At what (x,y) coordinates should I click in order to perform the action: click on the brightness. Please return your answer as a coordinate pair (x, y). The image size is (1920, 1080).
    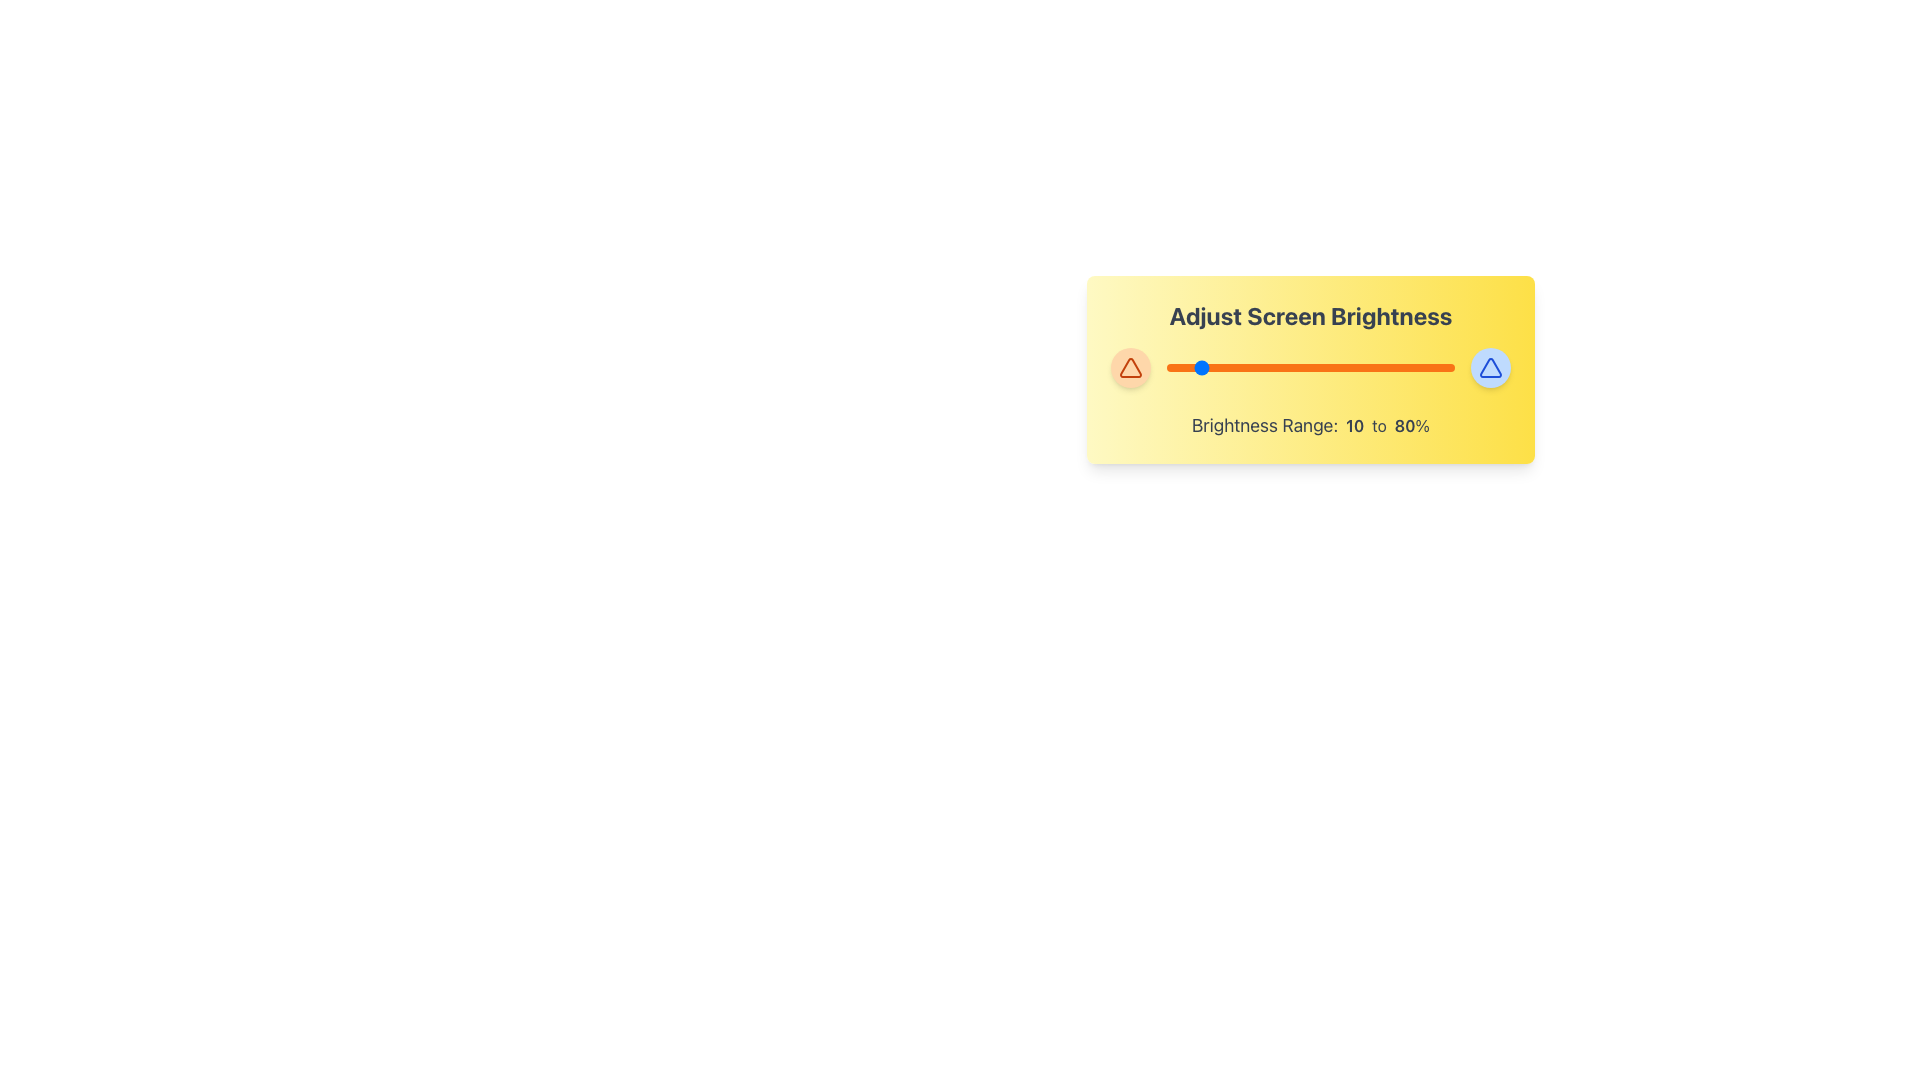
    Looking at the image, I should click on (1294, 367).